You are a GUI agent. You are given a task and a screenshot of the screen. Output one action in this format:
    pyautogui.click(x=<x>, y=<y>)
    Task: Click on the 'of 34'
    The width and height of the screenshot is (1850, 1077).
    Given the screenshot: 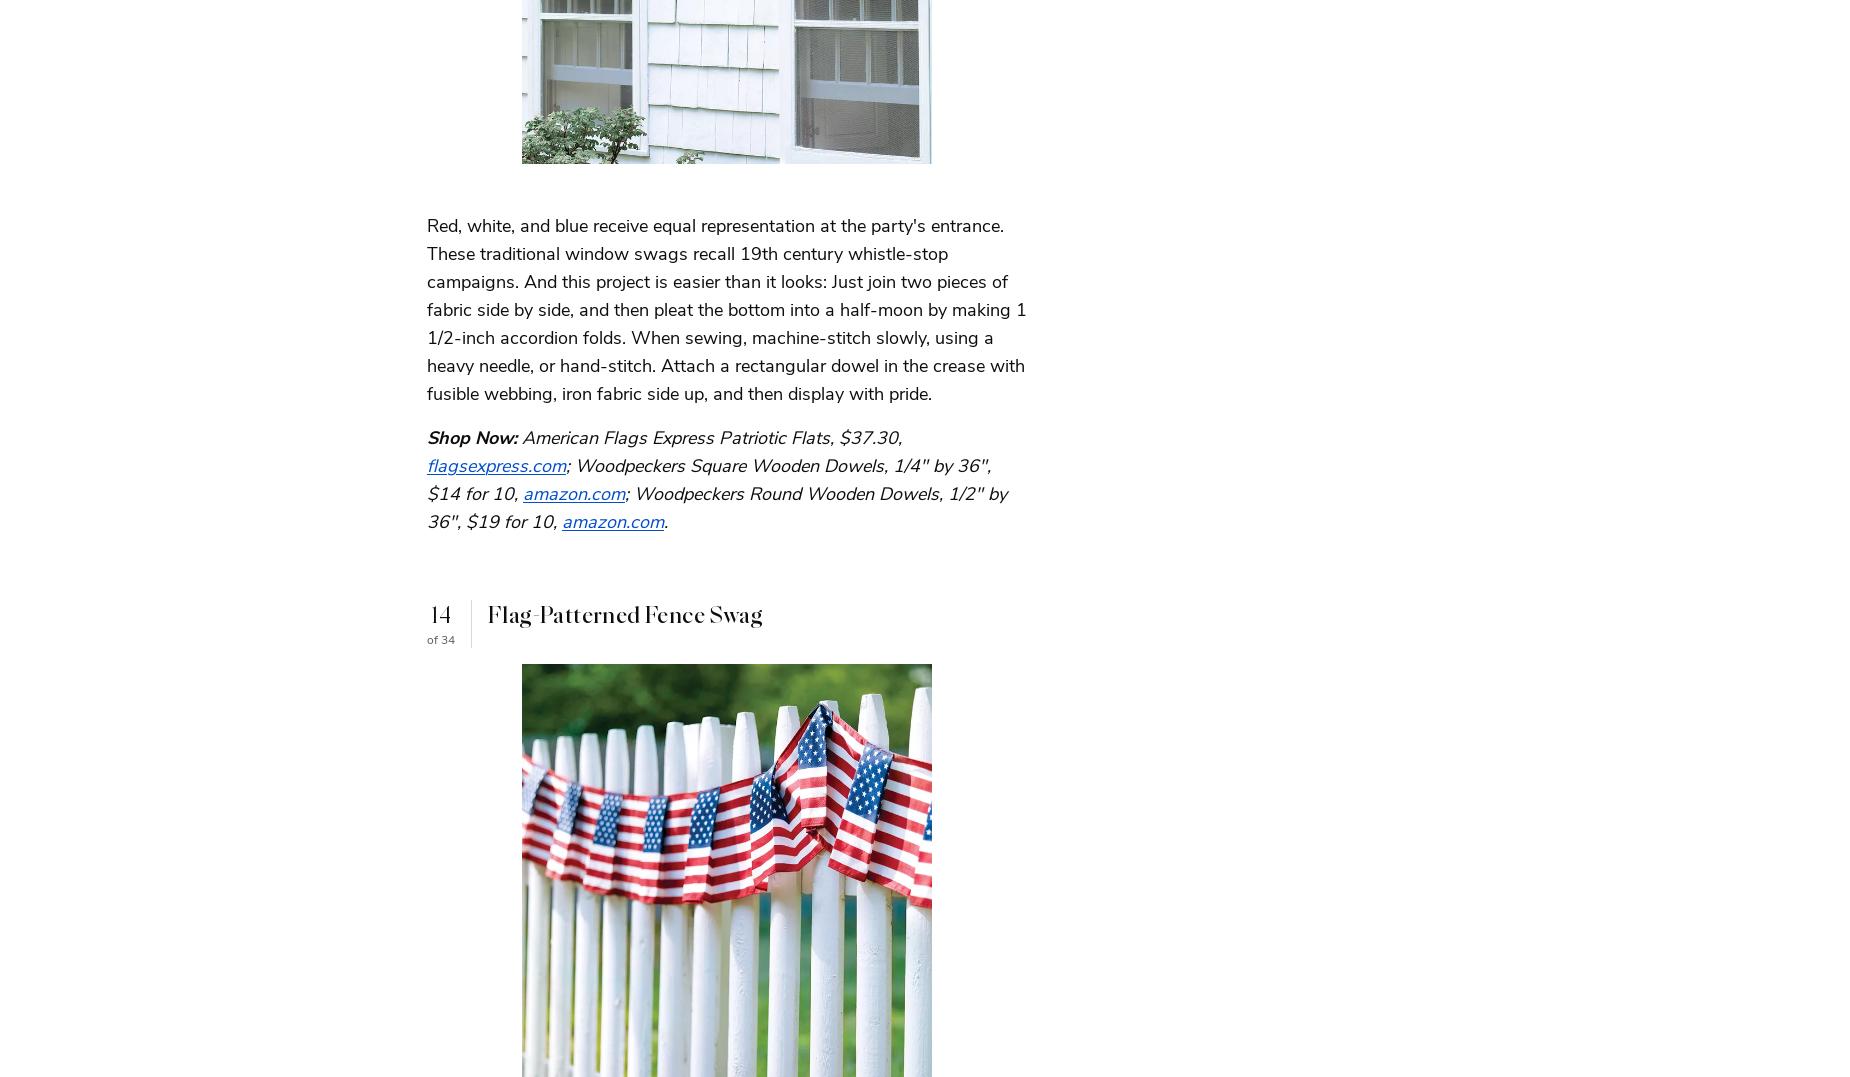 What is the action you would take?
    pyautogui.click(x=440, y=638)
    